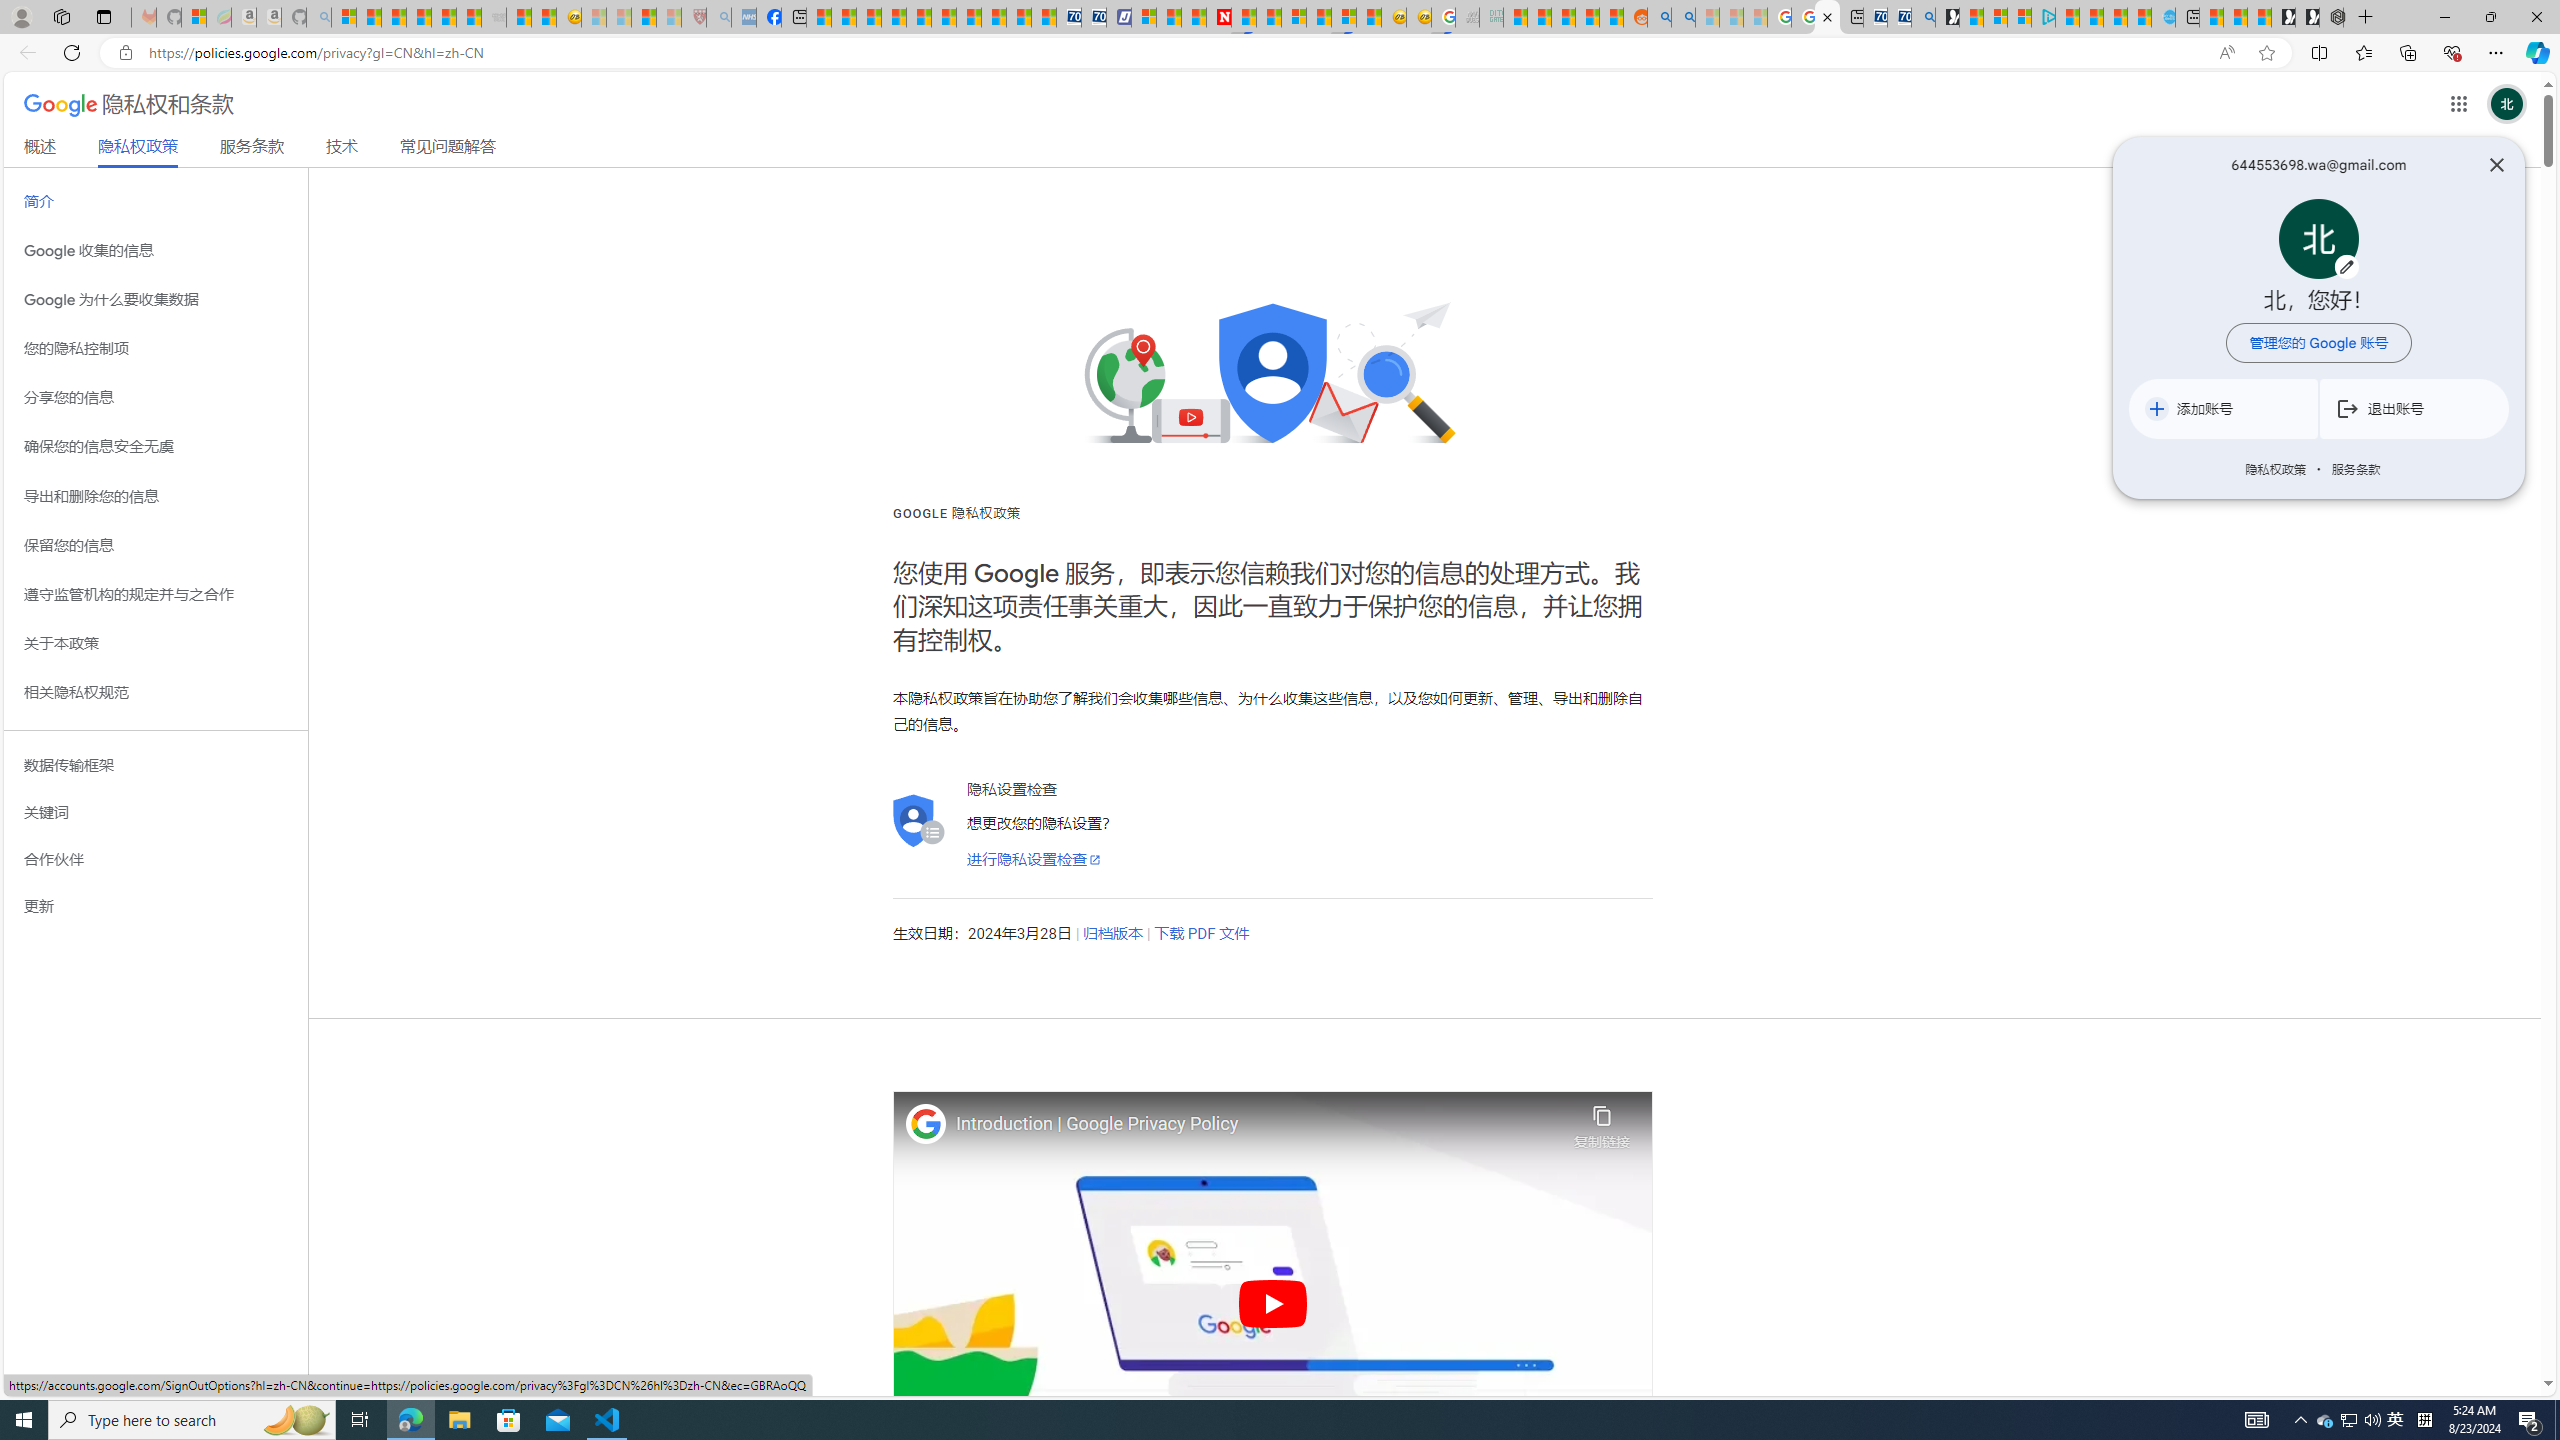  Describe the element at coordinates (1259, 1123) in the screenshot. I see `'Introduction | Google Privacy Policy'` at that location.